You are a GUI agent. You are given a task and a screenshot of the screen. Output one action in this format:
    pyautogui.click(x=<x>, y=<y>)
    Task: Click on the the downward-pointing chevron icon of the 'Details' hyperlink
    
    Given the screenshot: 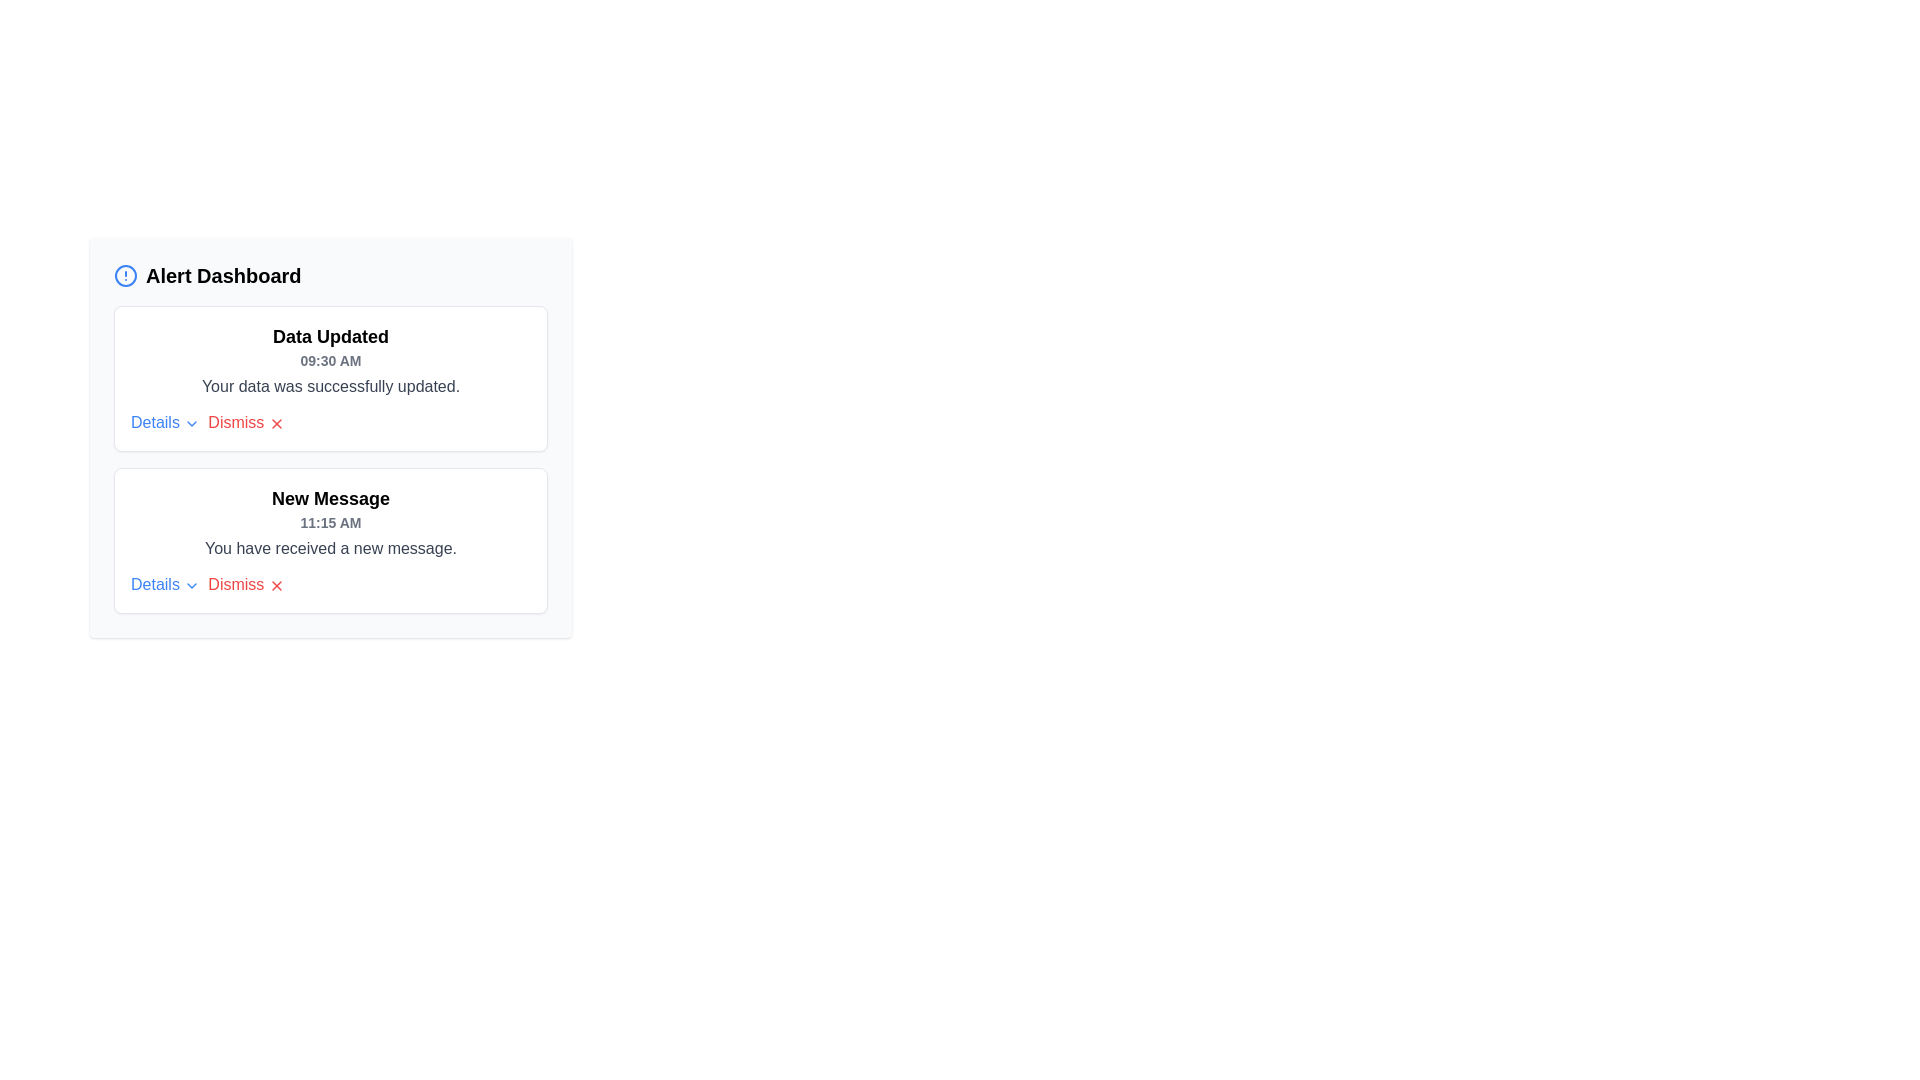 What is the action you would take?
    pyautogui.click(x=165, y=422)
    